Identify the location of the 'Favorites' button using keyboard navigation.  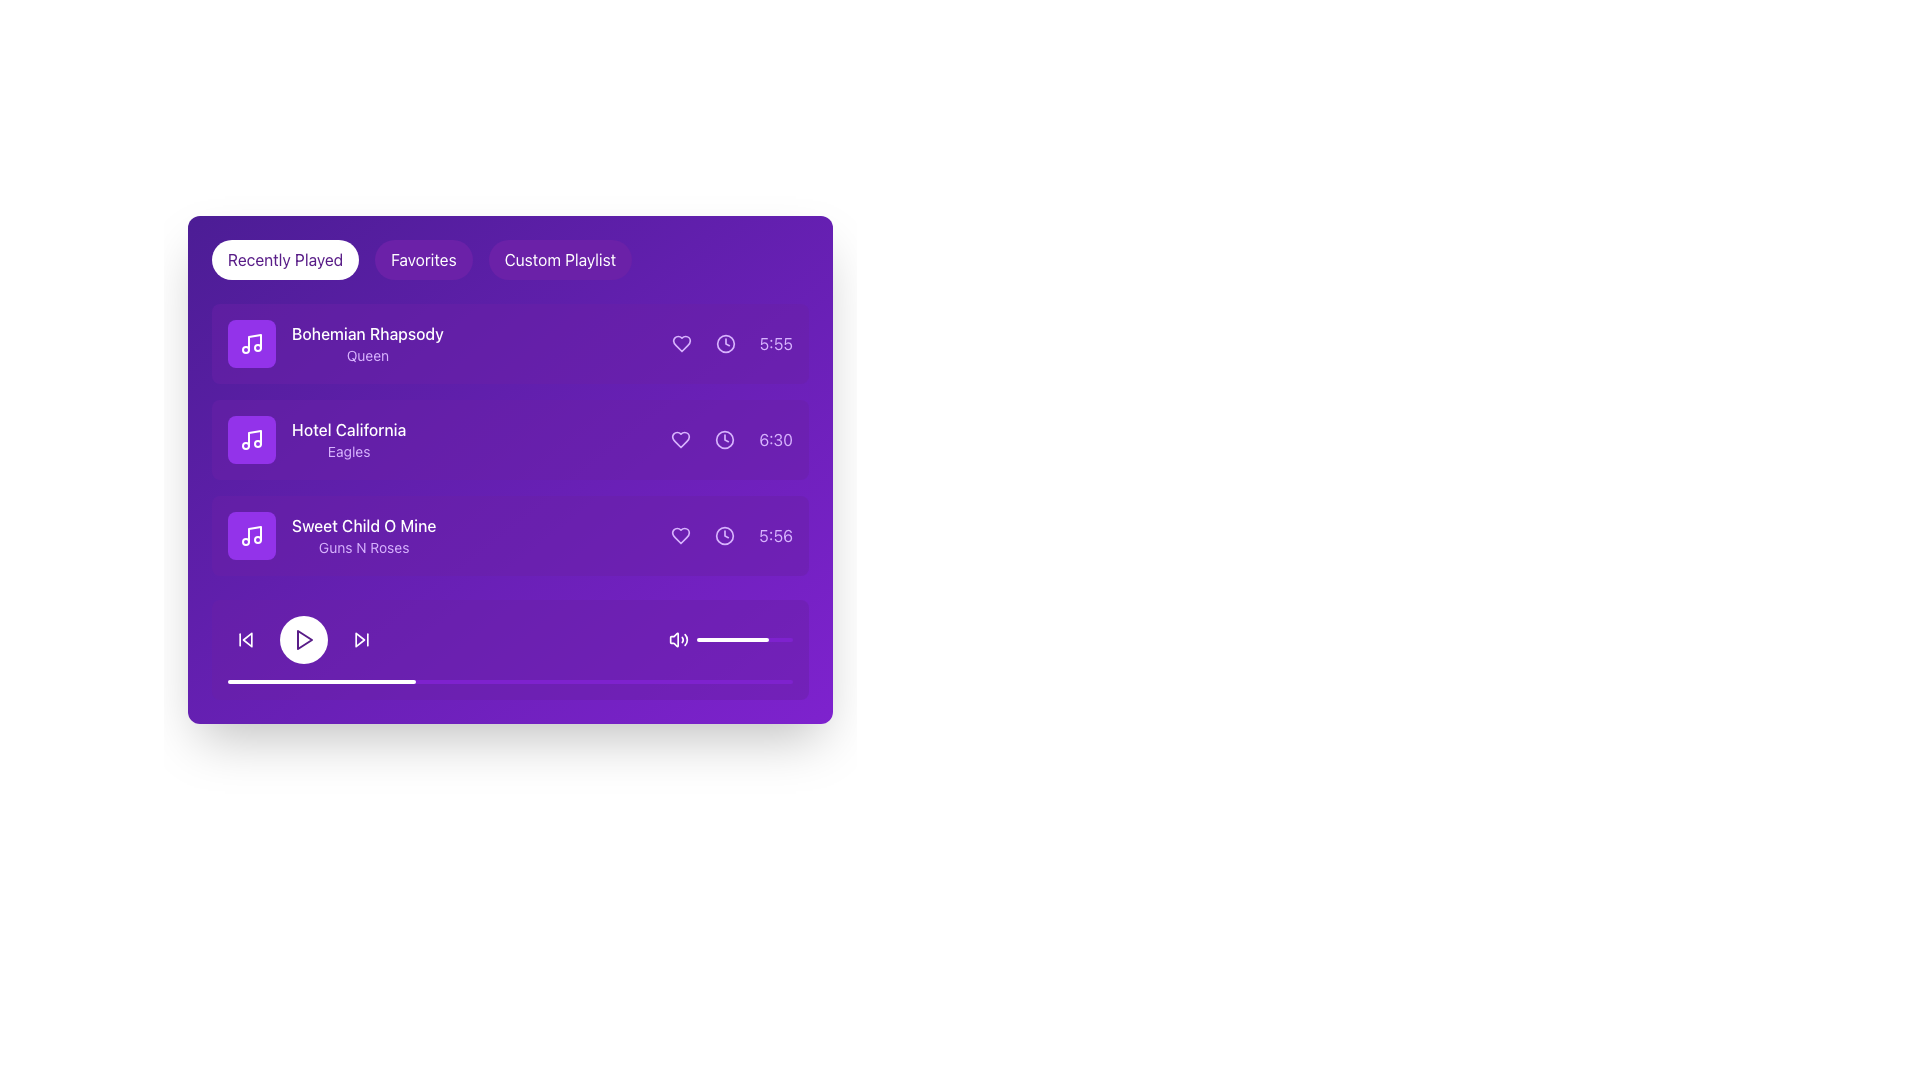
(422, 258).